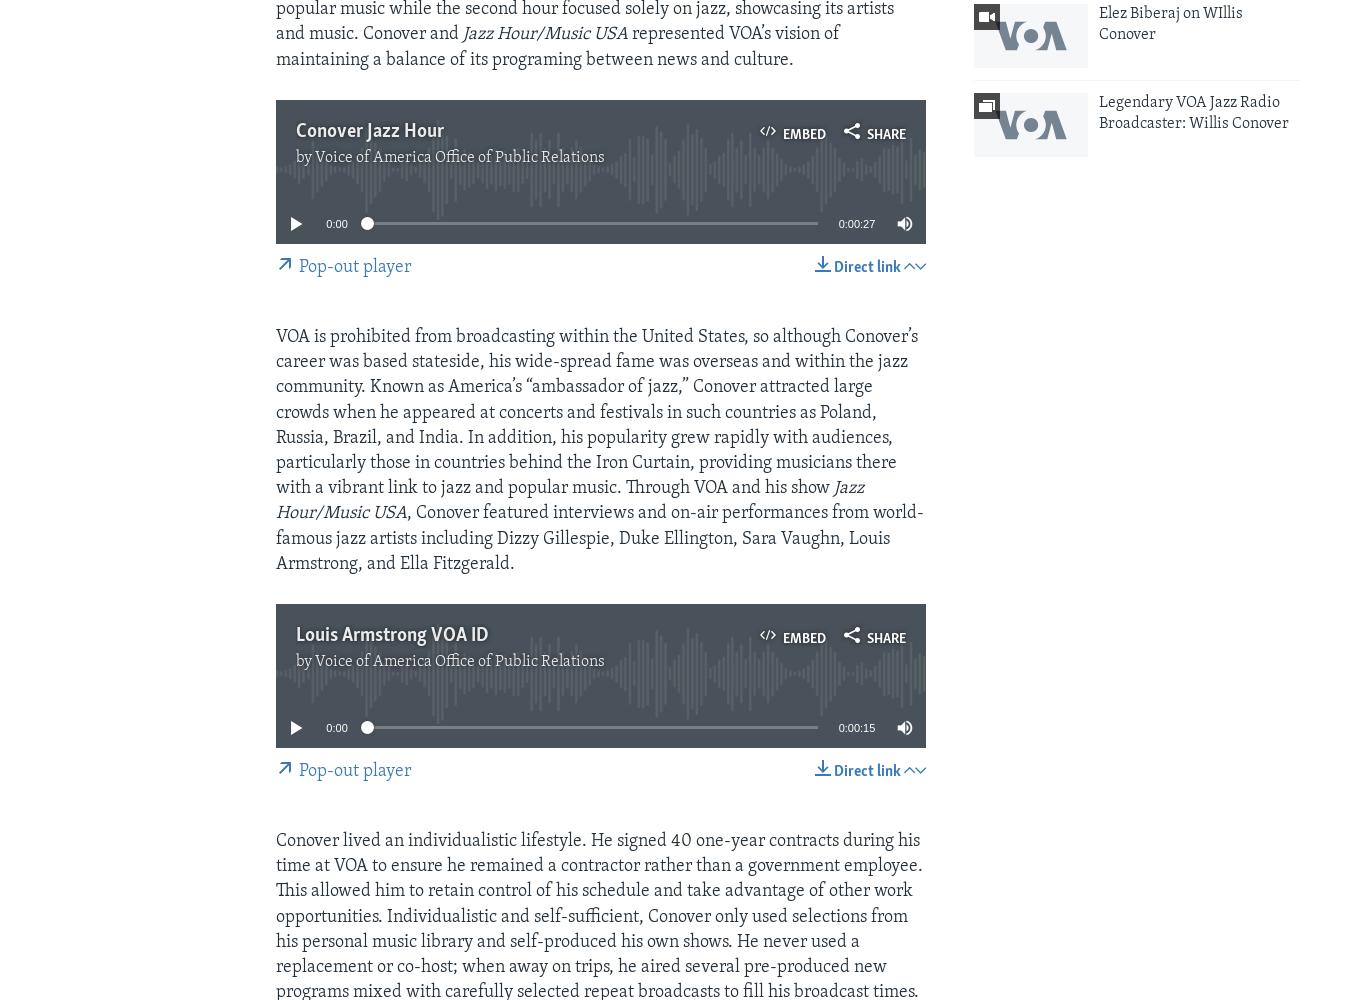  What do you see at coordinates (595, 413) in the screenshot?
I see `'VOA is prohibited from broadcasting within the United States, so although Conover’s career was based stateside, his wide-spread fame was overseas and within the jazz community. Known as America’s “ambassador of jazz,” Conover attracted large crowds when he appeared at concerts and festivals in such countries as Poland, Russia, Brazil, and India. In addition, his popularity grew rapidly with audiences, particularly those in countries behind the Iron Curtain, providing musicians there with a vibrant link to jazz and popular music. Through VOA and his show'` at bounding box center [595, 413].